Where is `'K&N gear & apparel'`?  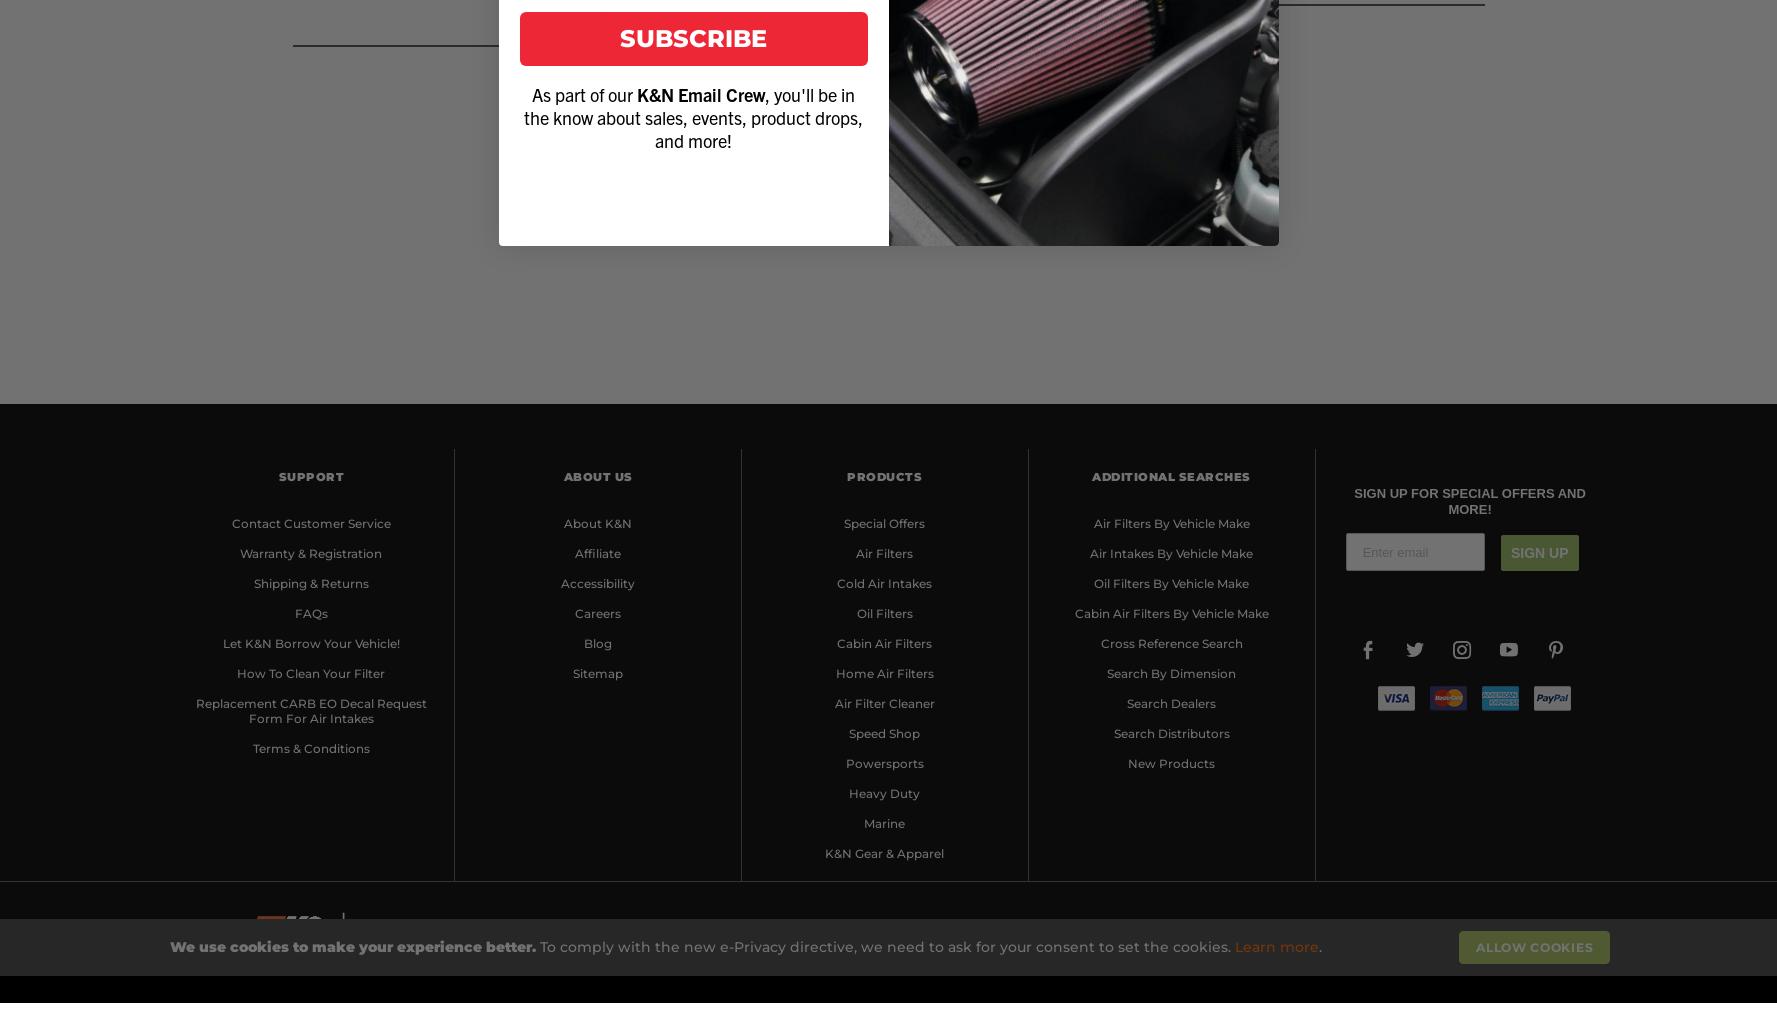 'K&N gear & apparel' is located at coordinates (883, 852).